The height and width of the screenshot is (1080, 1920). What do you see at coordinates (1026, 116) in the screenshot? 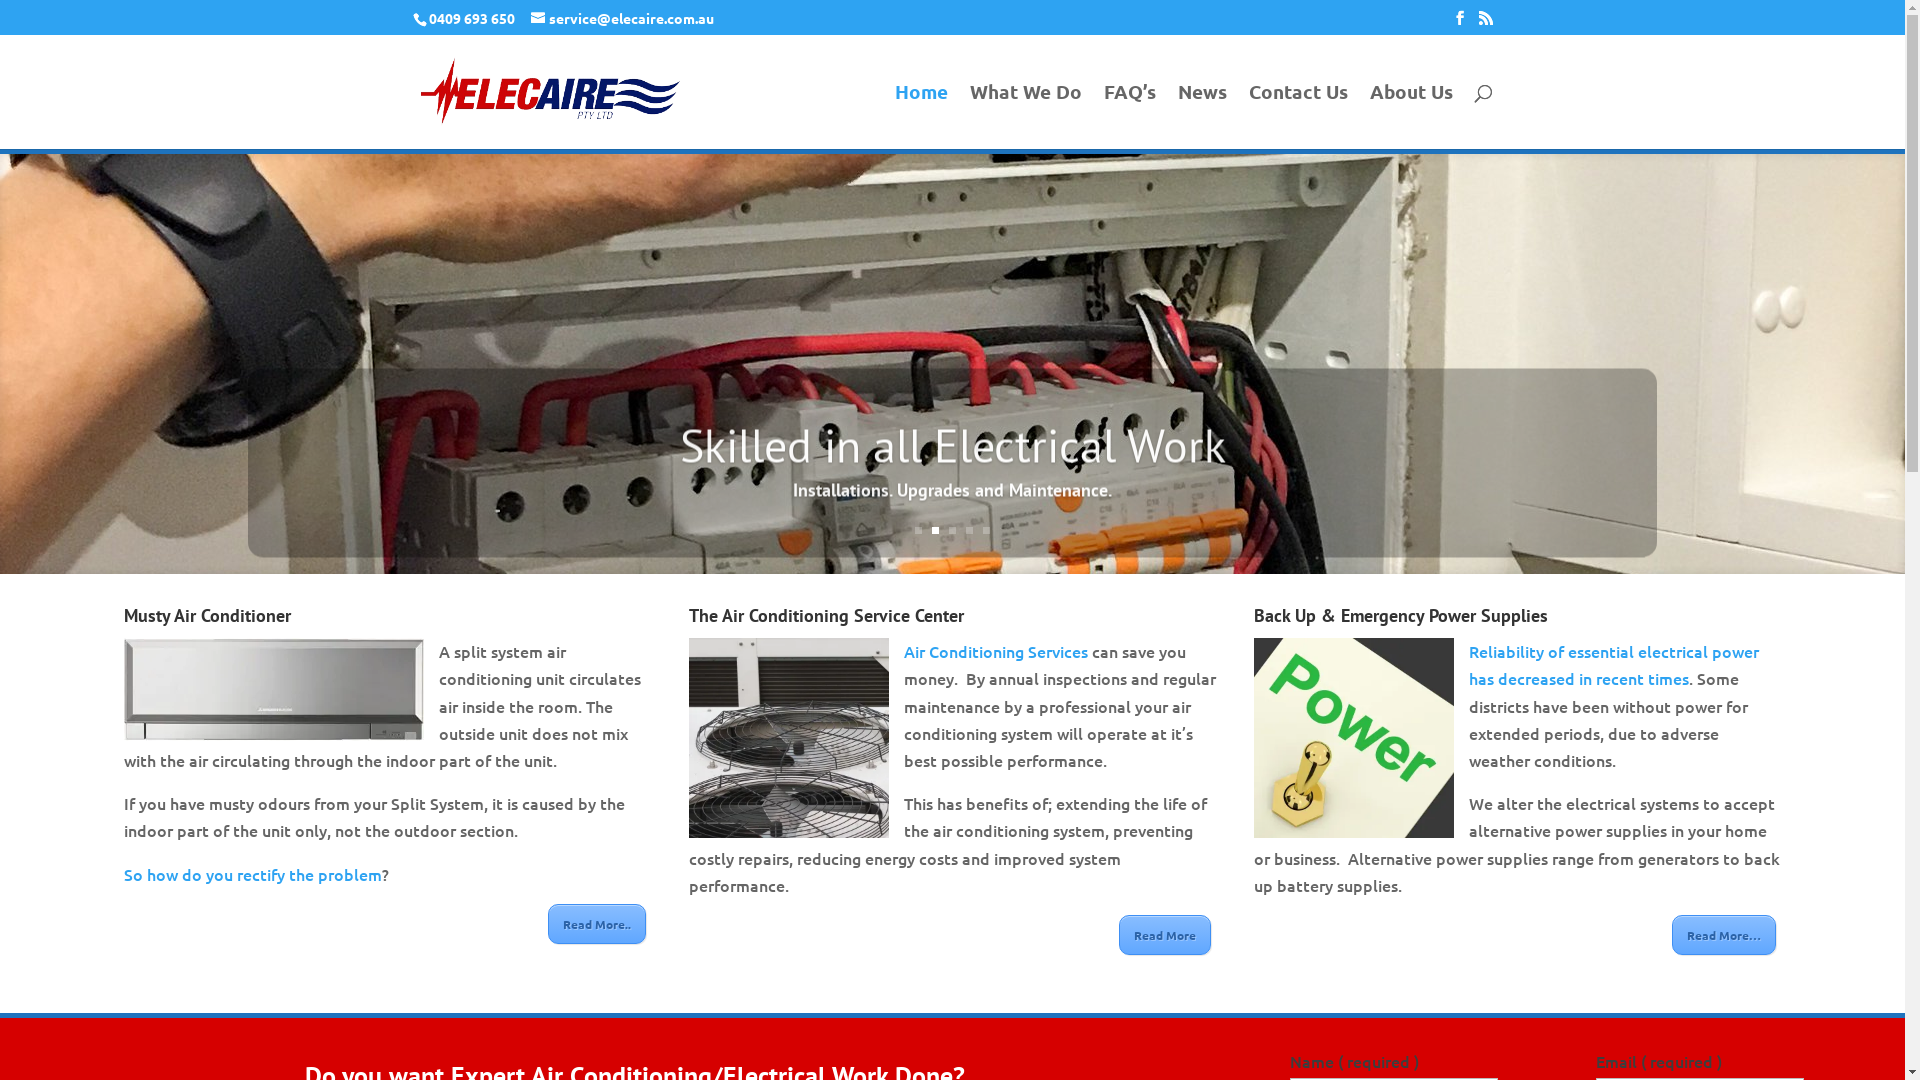
I see `'What We Do'` at bounding box center [1026, 116].